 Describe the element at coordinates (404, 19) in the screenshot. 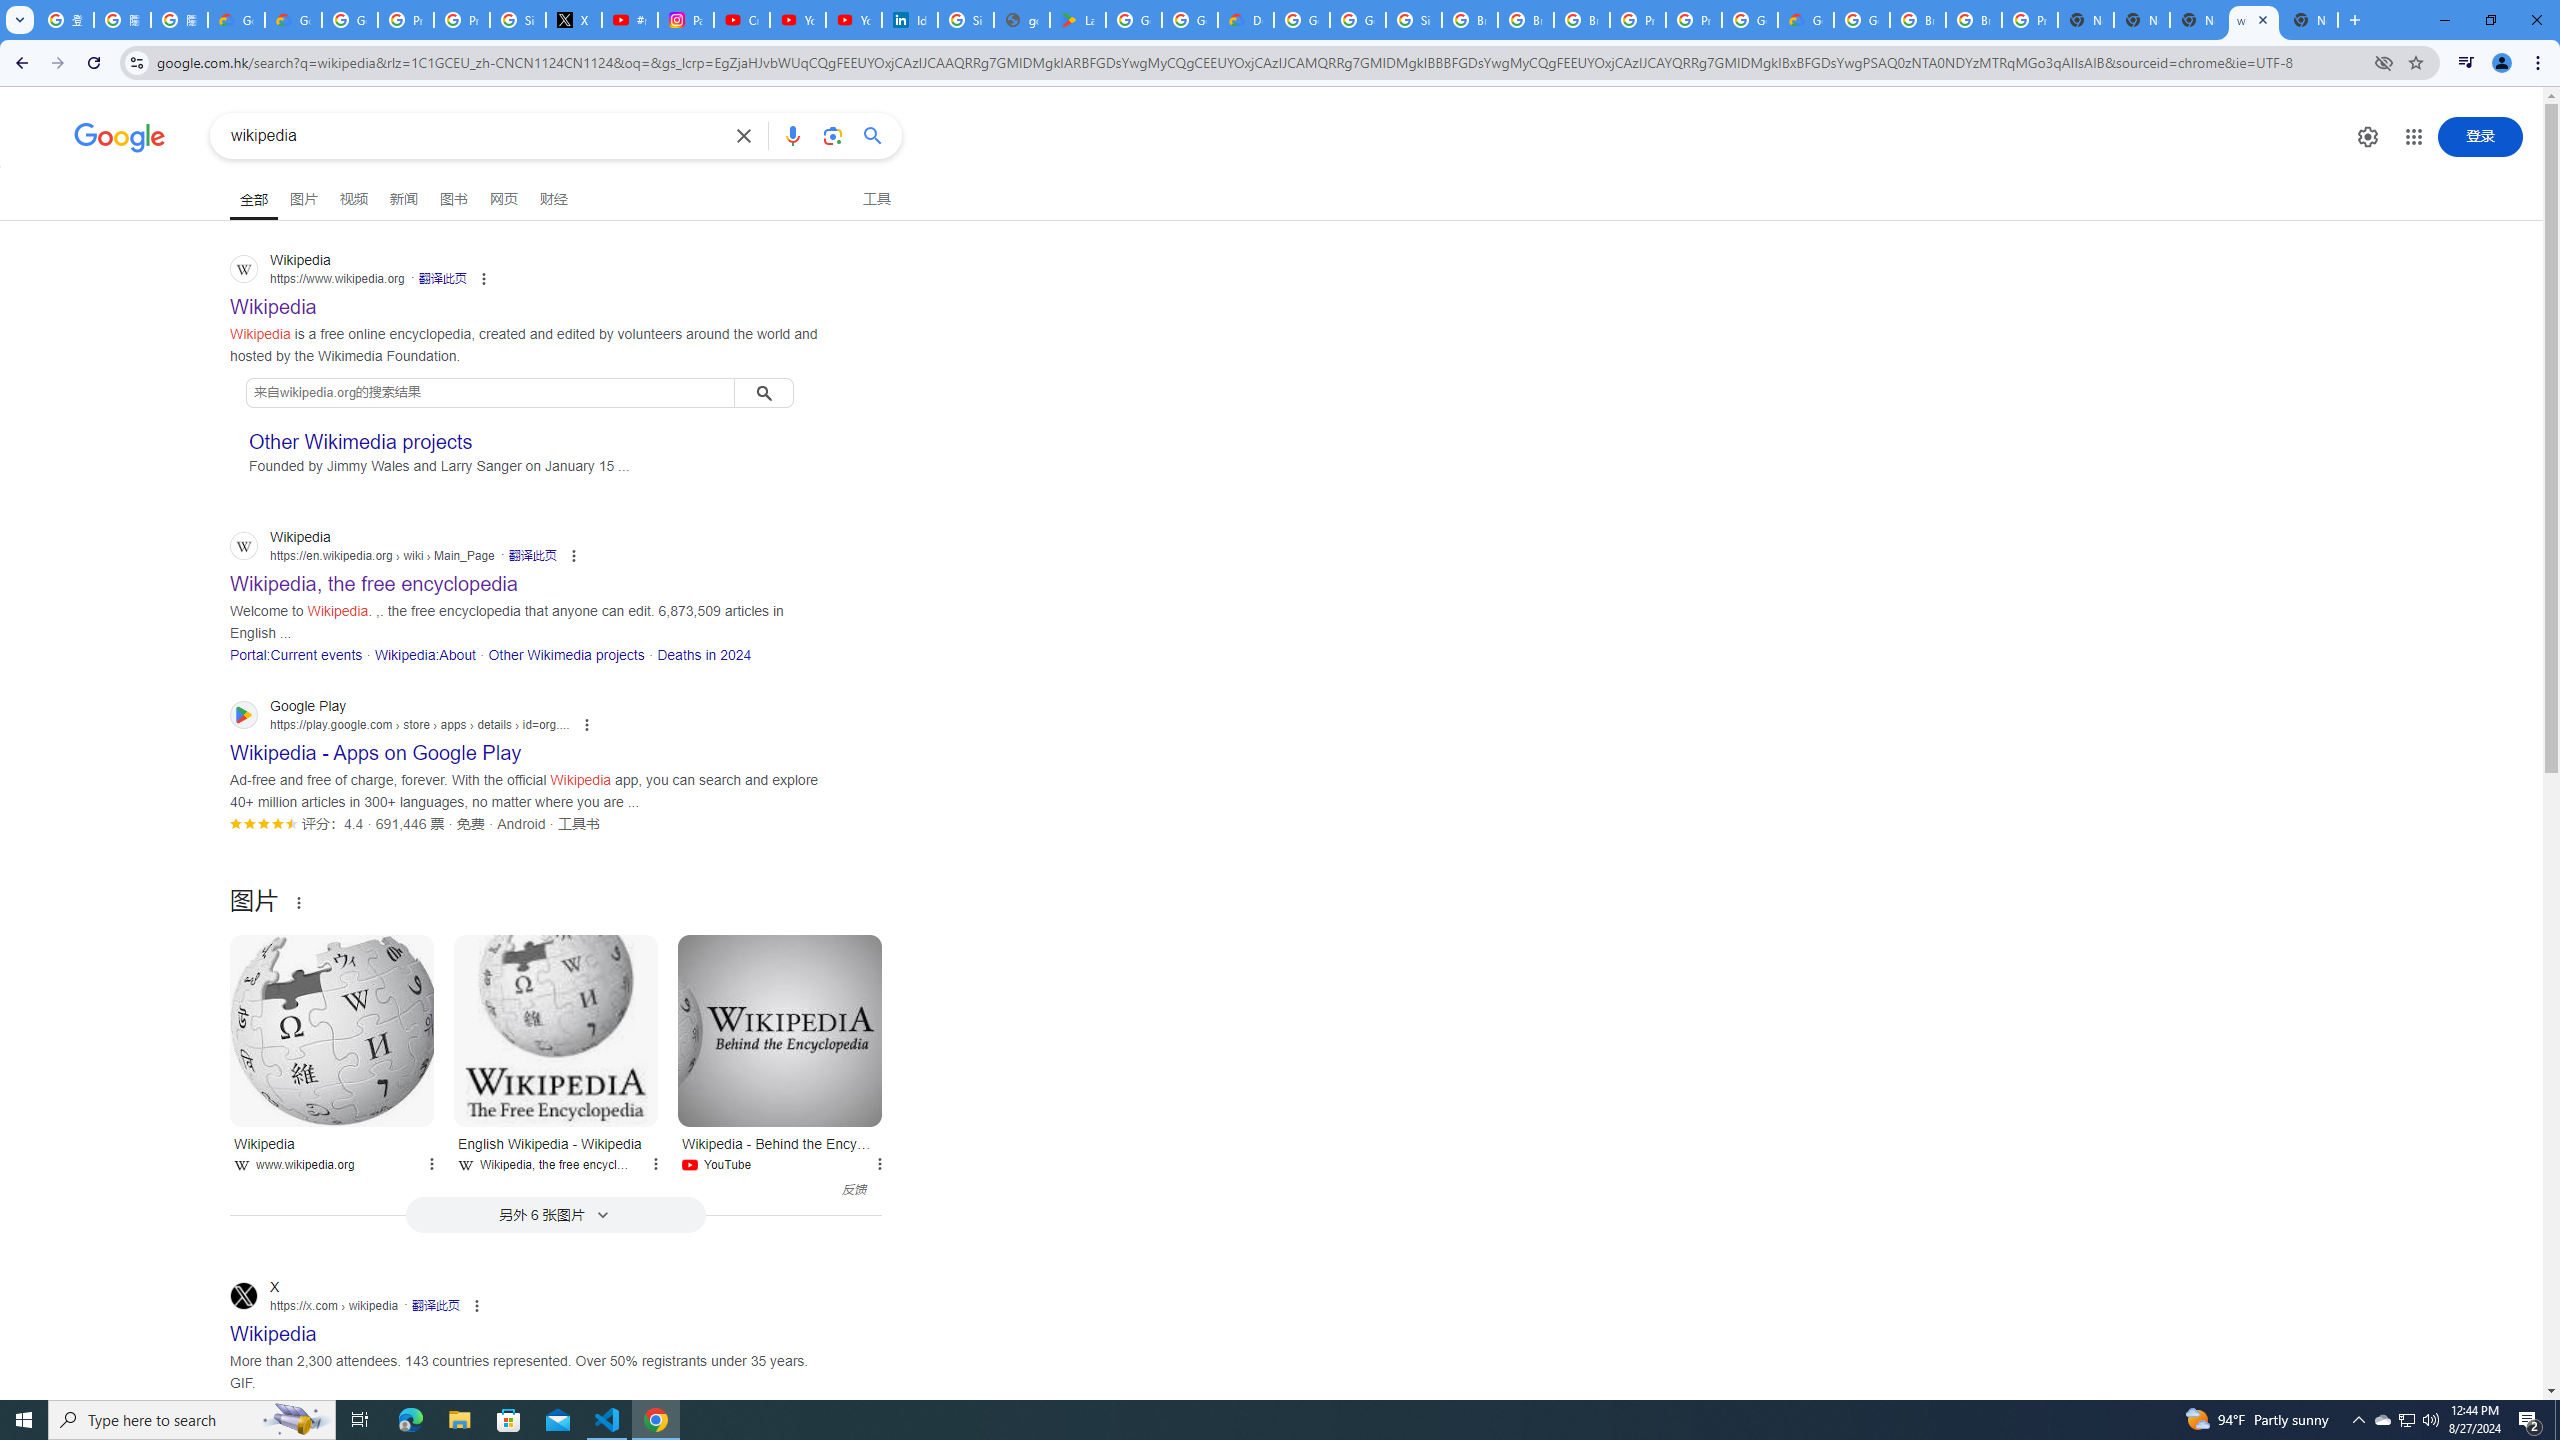

I see `'Privacy Help Center - Policies Help'` at that location.